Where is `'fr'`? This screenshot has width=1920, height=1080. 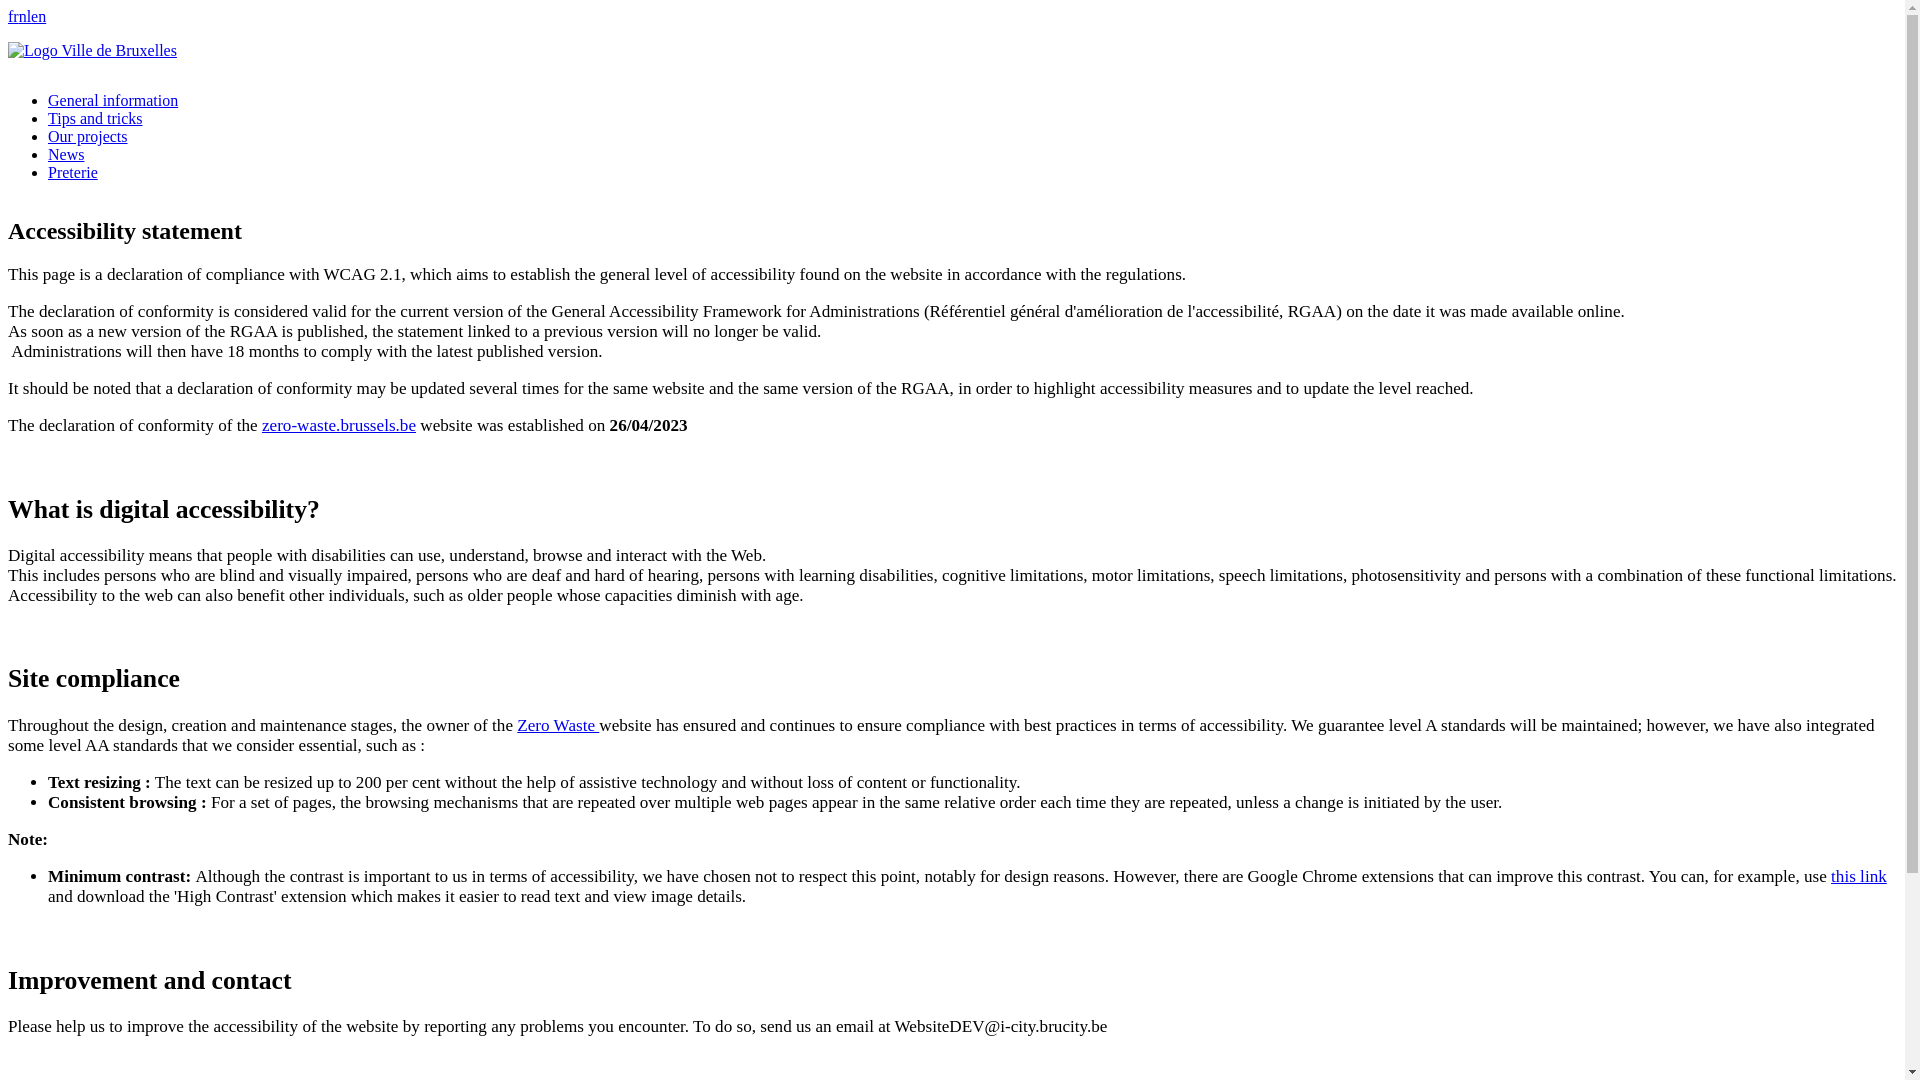 'fr' is located at coordinates (13, 16).